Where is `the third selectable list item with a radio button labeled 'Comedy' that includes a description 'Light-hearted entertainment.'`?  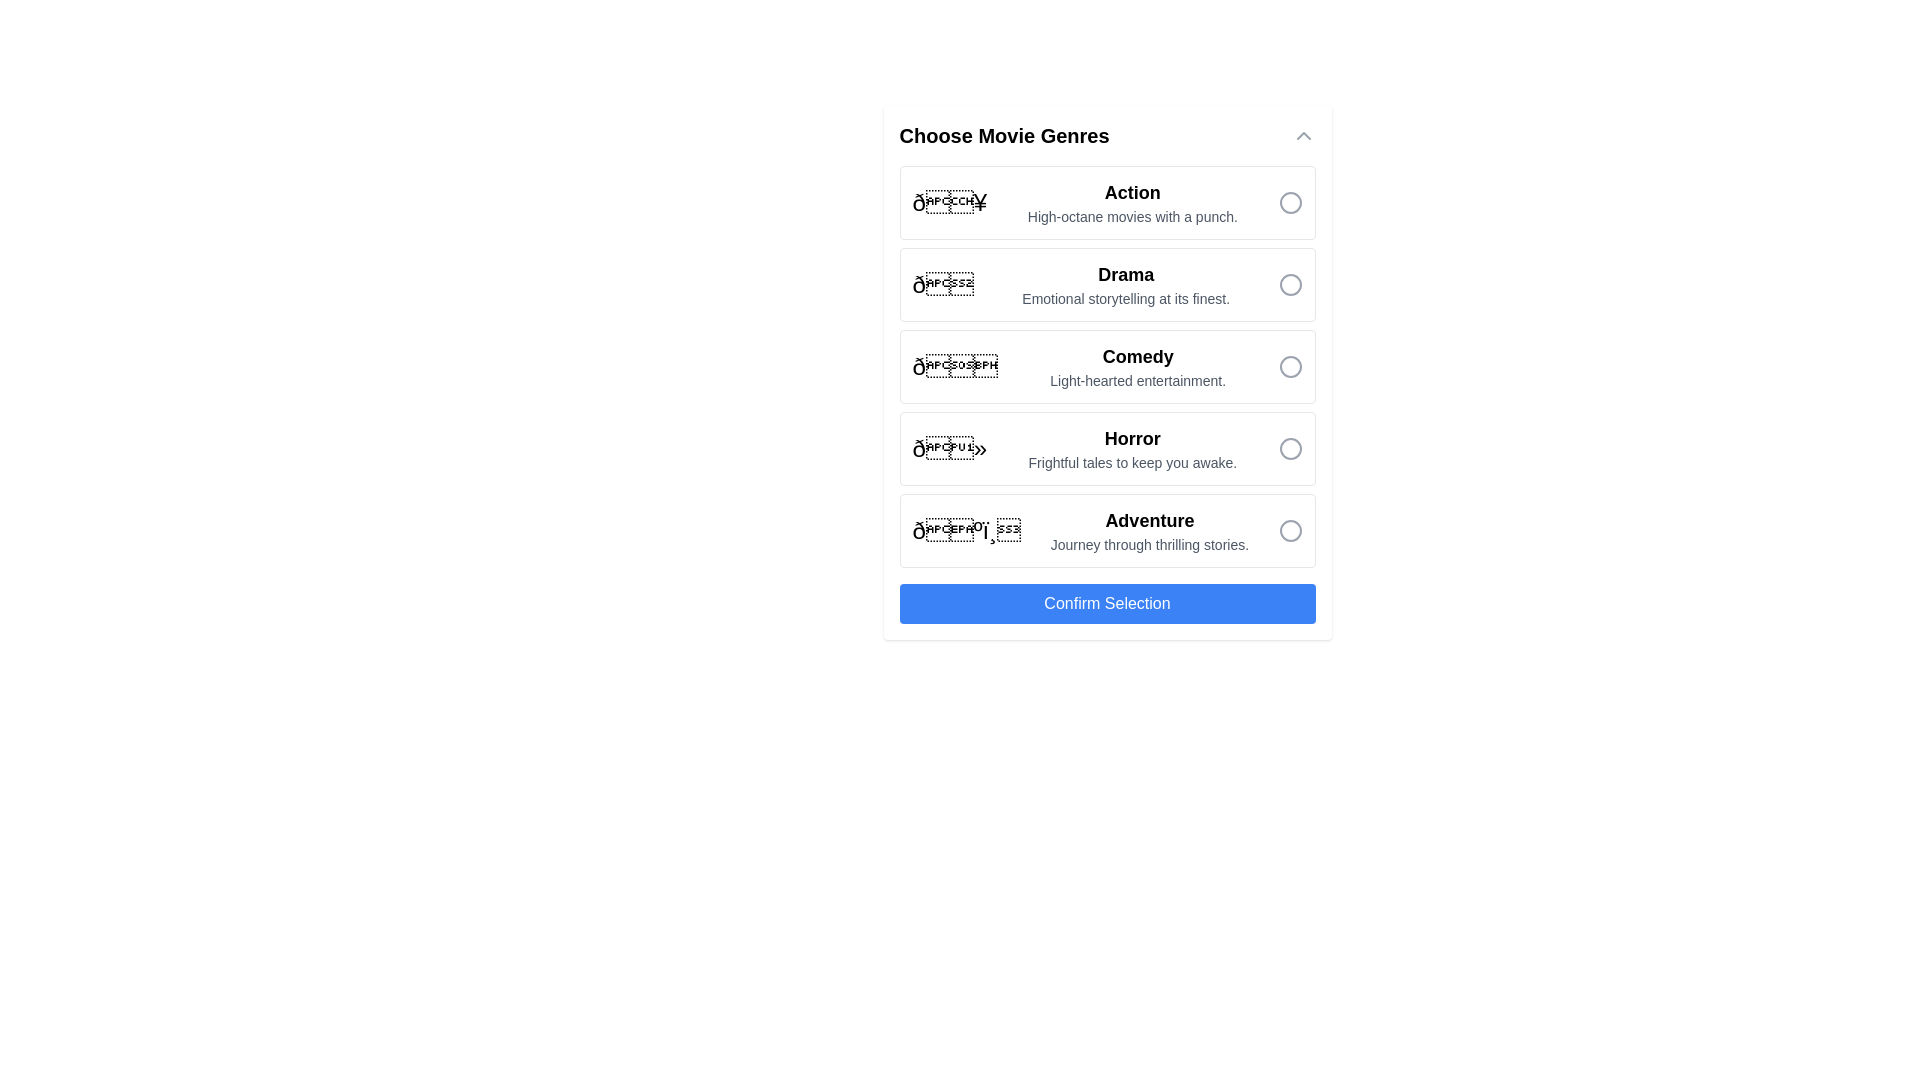 the third selectable list item with a radio button labeled 'Comedy' that includes a description 'Light-hearted entertainment.' is located at coordinates (1106, 373).